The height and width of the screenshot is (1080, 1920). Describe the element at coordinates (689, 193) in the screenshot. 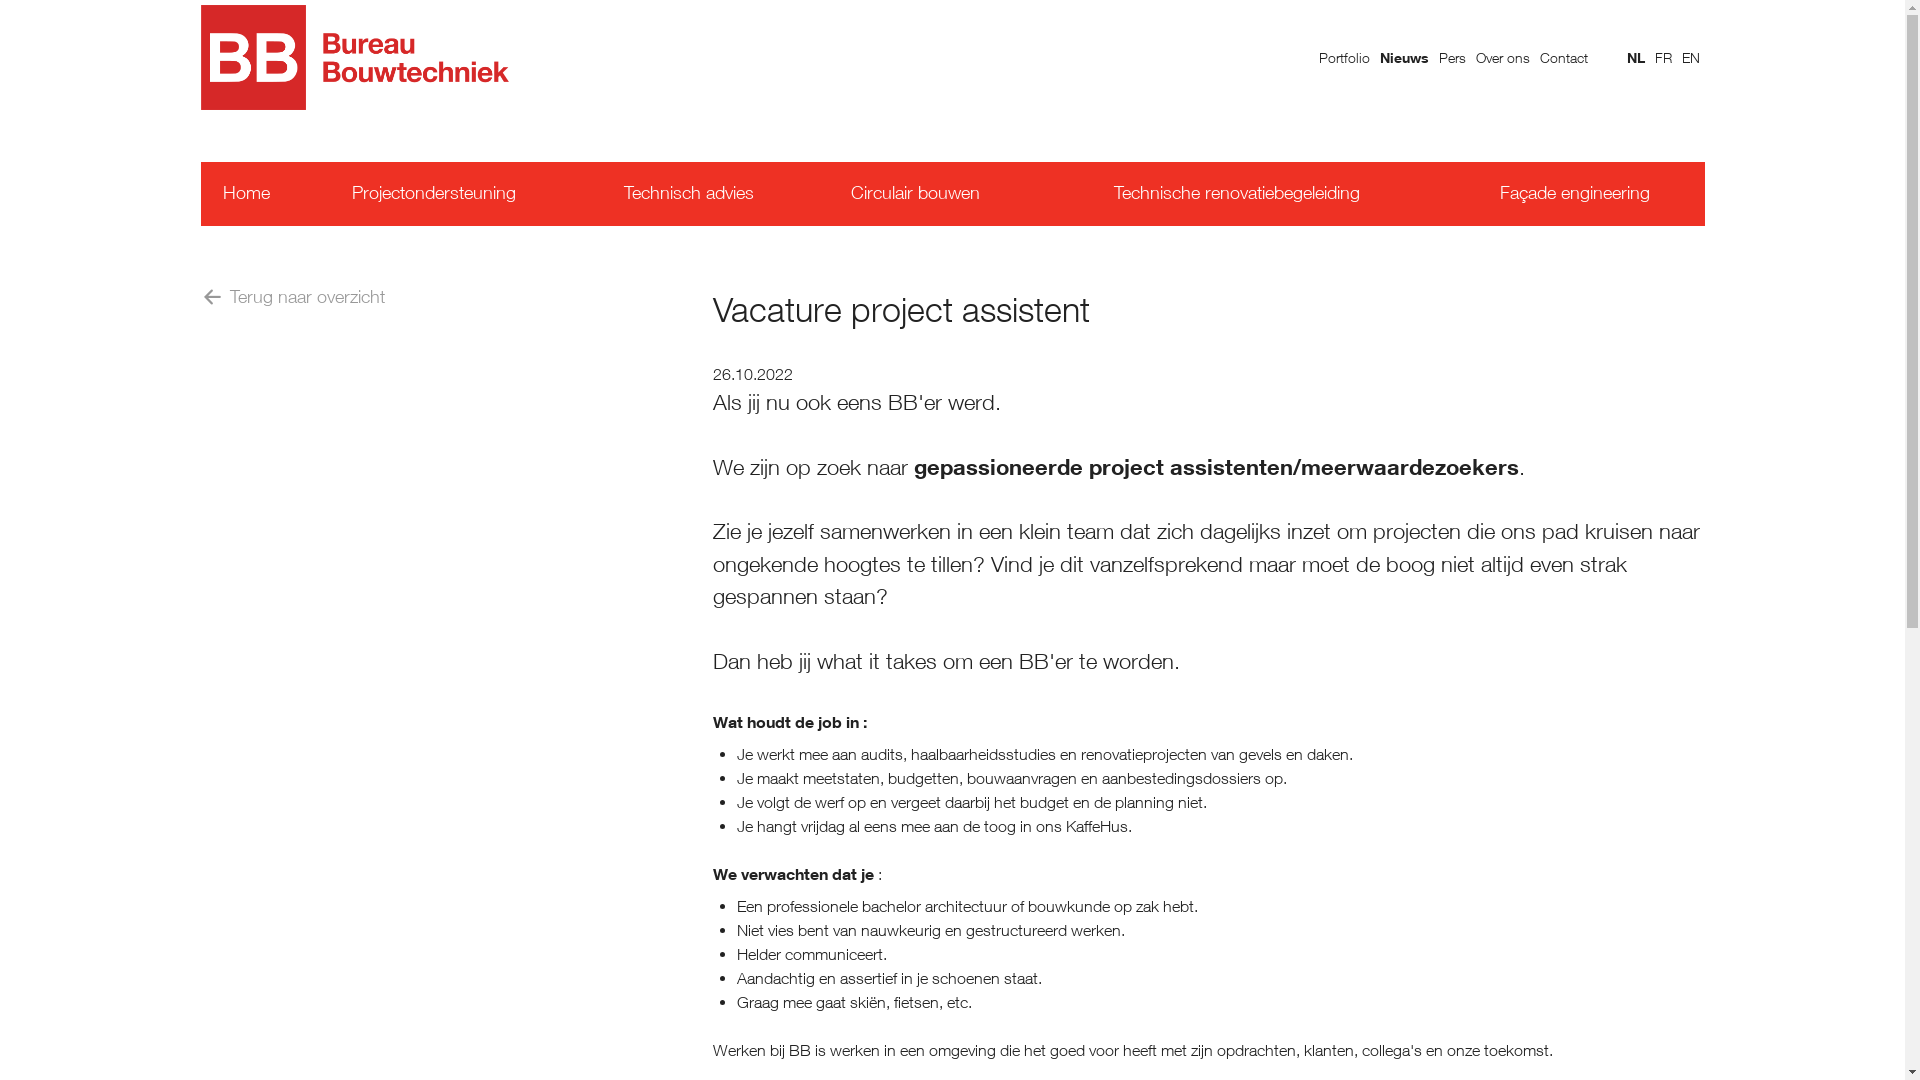

I see `'Technisch advies'` at that location.